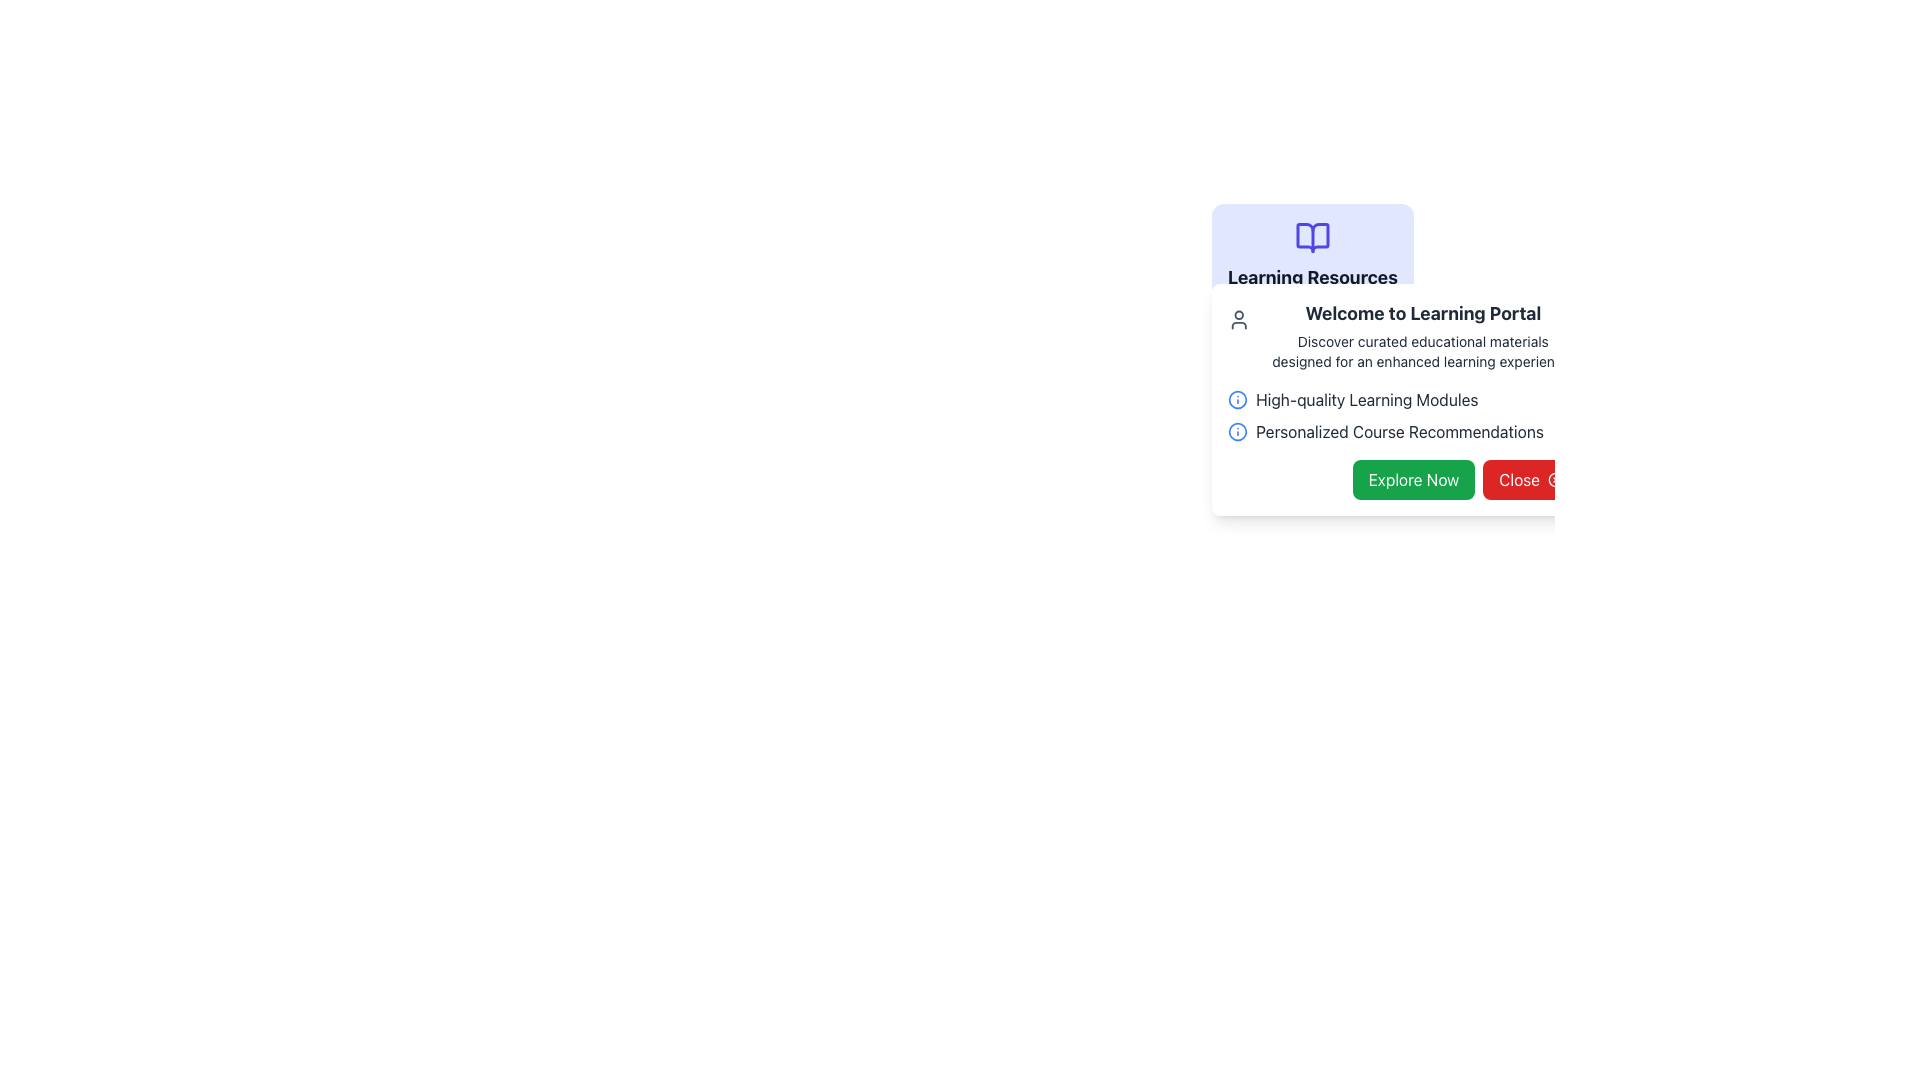 Image resolution: width=1920 pixels, height=1080 pixels. I want to click on the 'Explore Now' and 'Close' buttons in the button pair grouping at the bottom of the modal to trigger their respective hover effects, so click(1403, 479).